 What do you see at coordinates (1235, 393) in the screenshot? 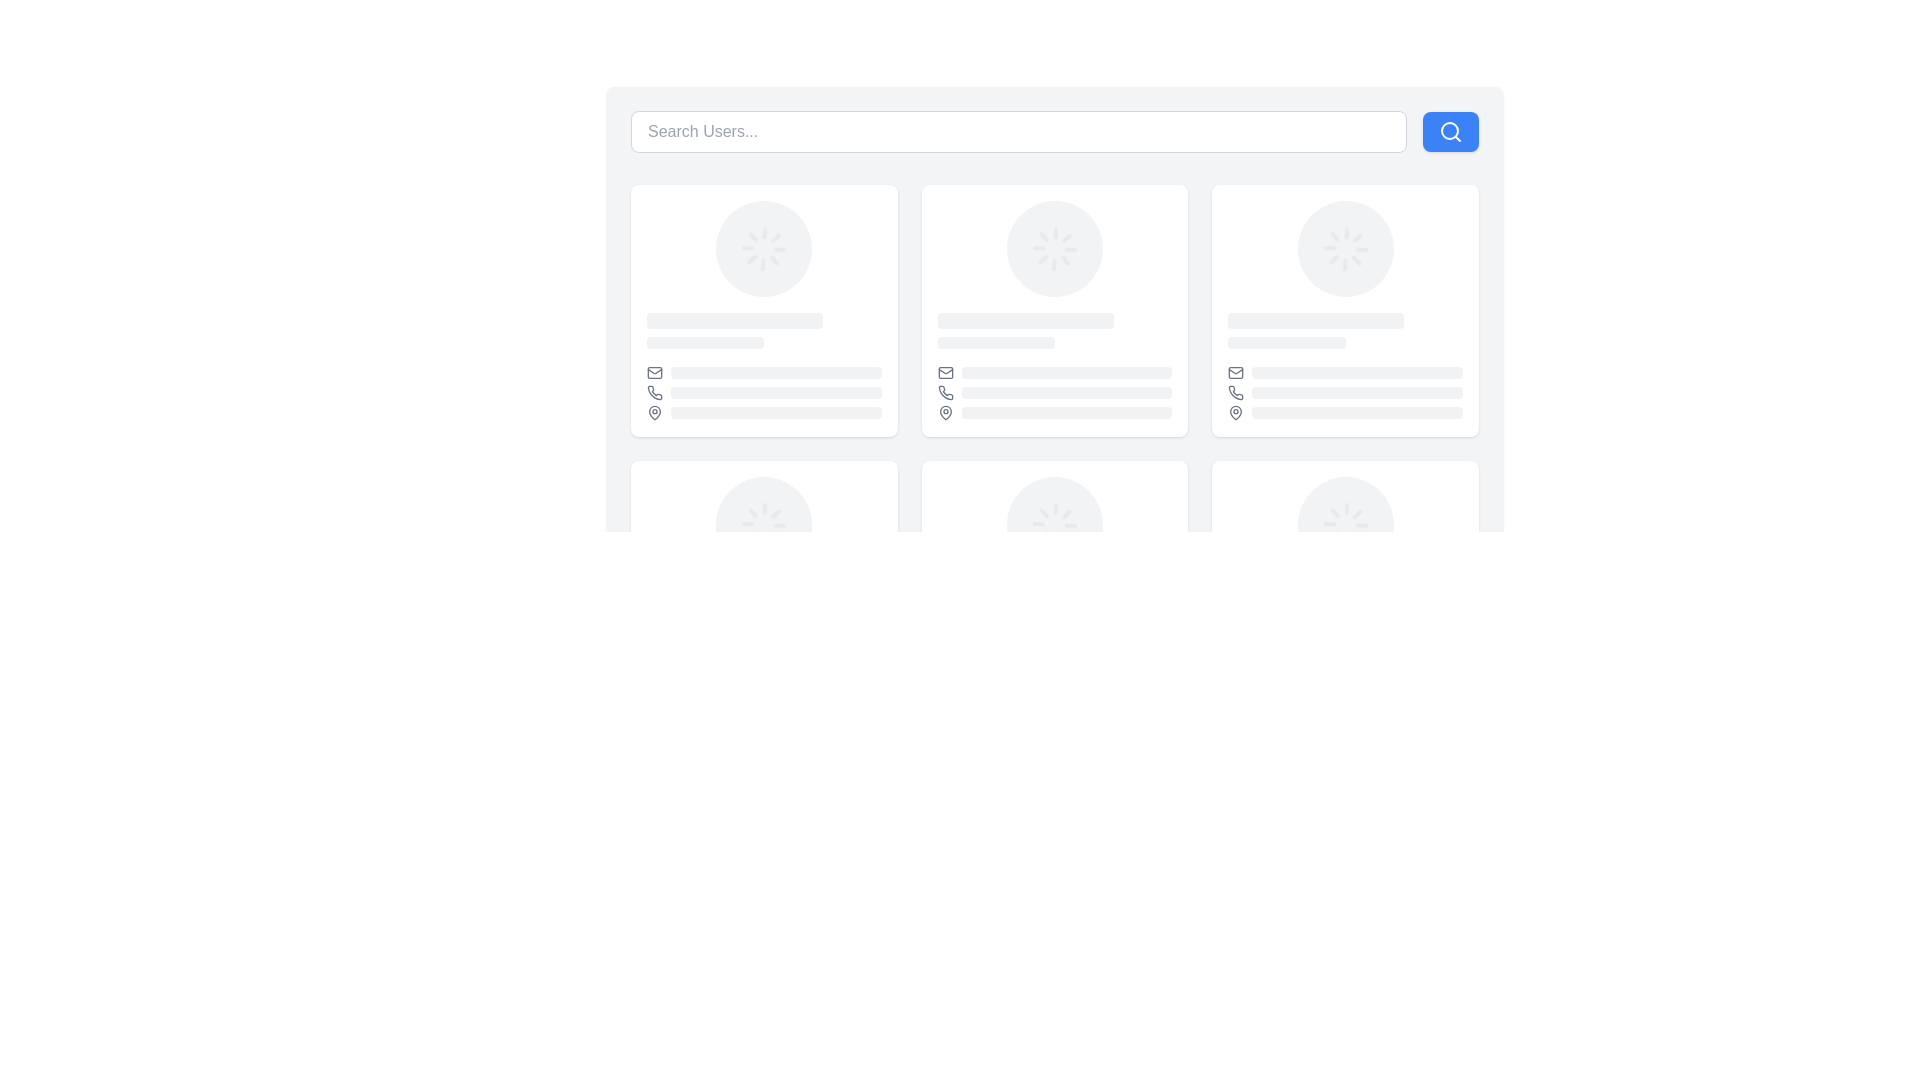
I see `the phone icon, which is a thin outlined SVG with a classic handset shape, to initiate a call action` at bounding box center [1235, 393].